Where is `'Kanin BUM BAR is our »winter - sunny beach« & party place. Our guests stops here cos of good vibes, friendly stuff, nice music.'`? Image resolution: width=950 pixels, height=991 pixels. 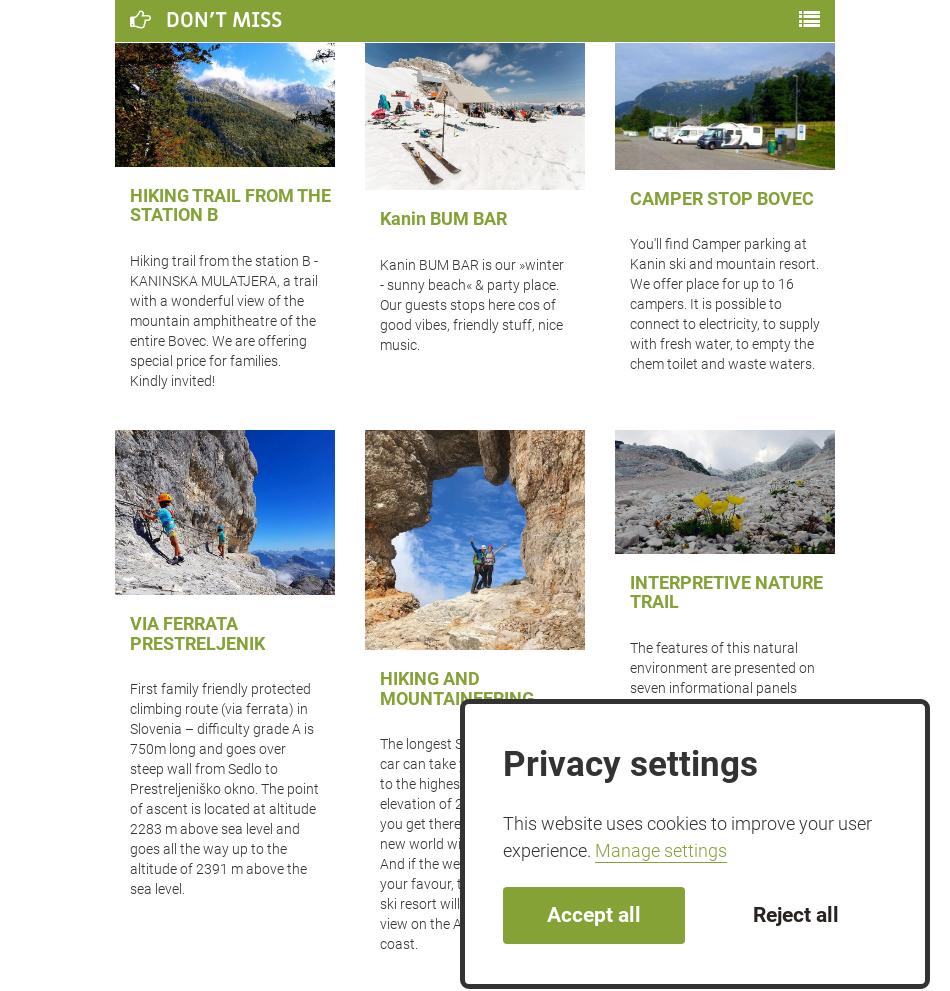 'Kanin BUM BAR is our »winter - sunny beach« & party place. Our guests stops here cos of good vibes, friendly stuff, nice music.' is located at coordinates (470, 303).